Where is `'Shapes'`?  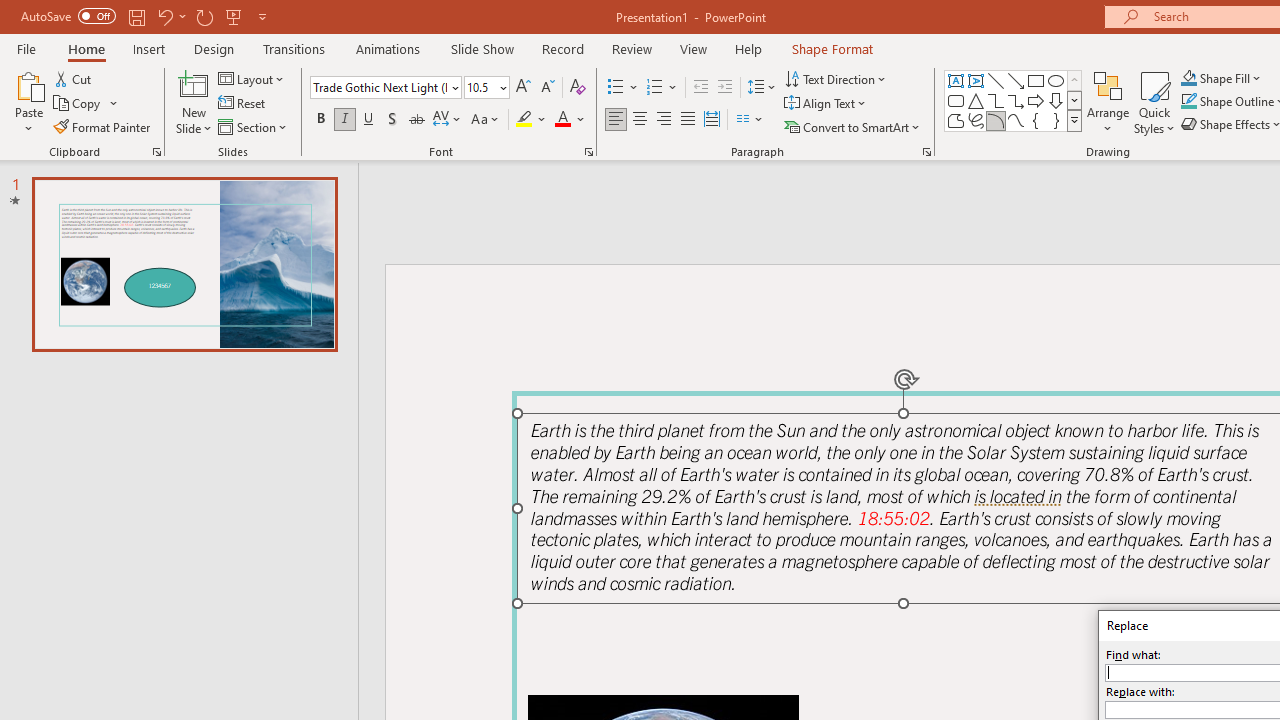
'Shapes' is located at coordinates (1073, 120).